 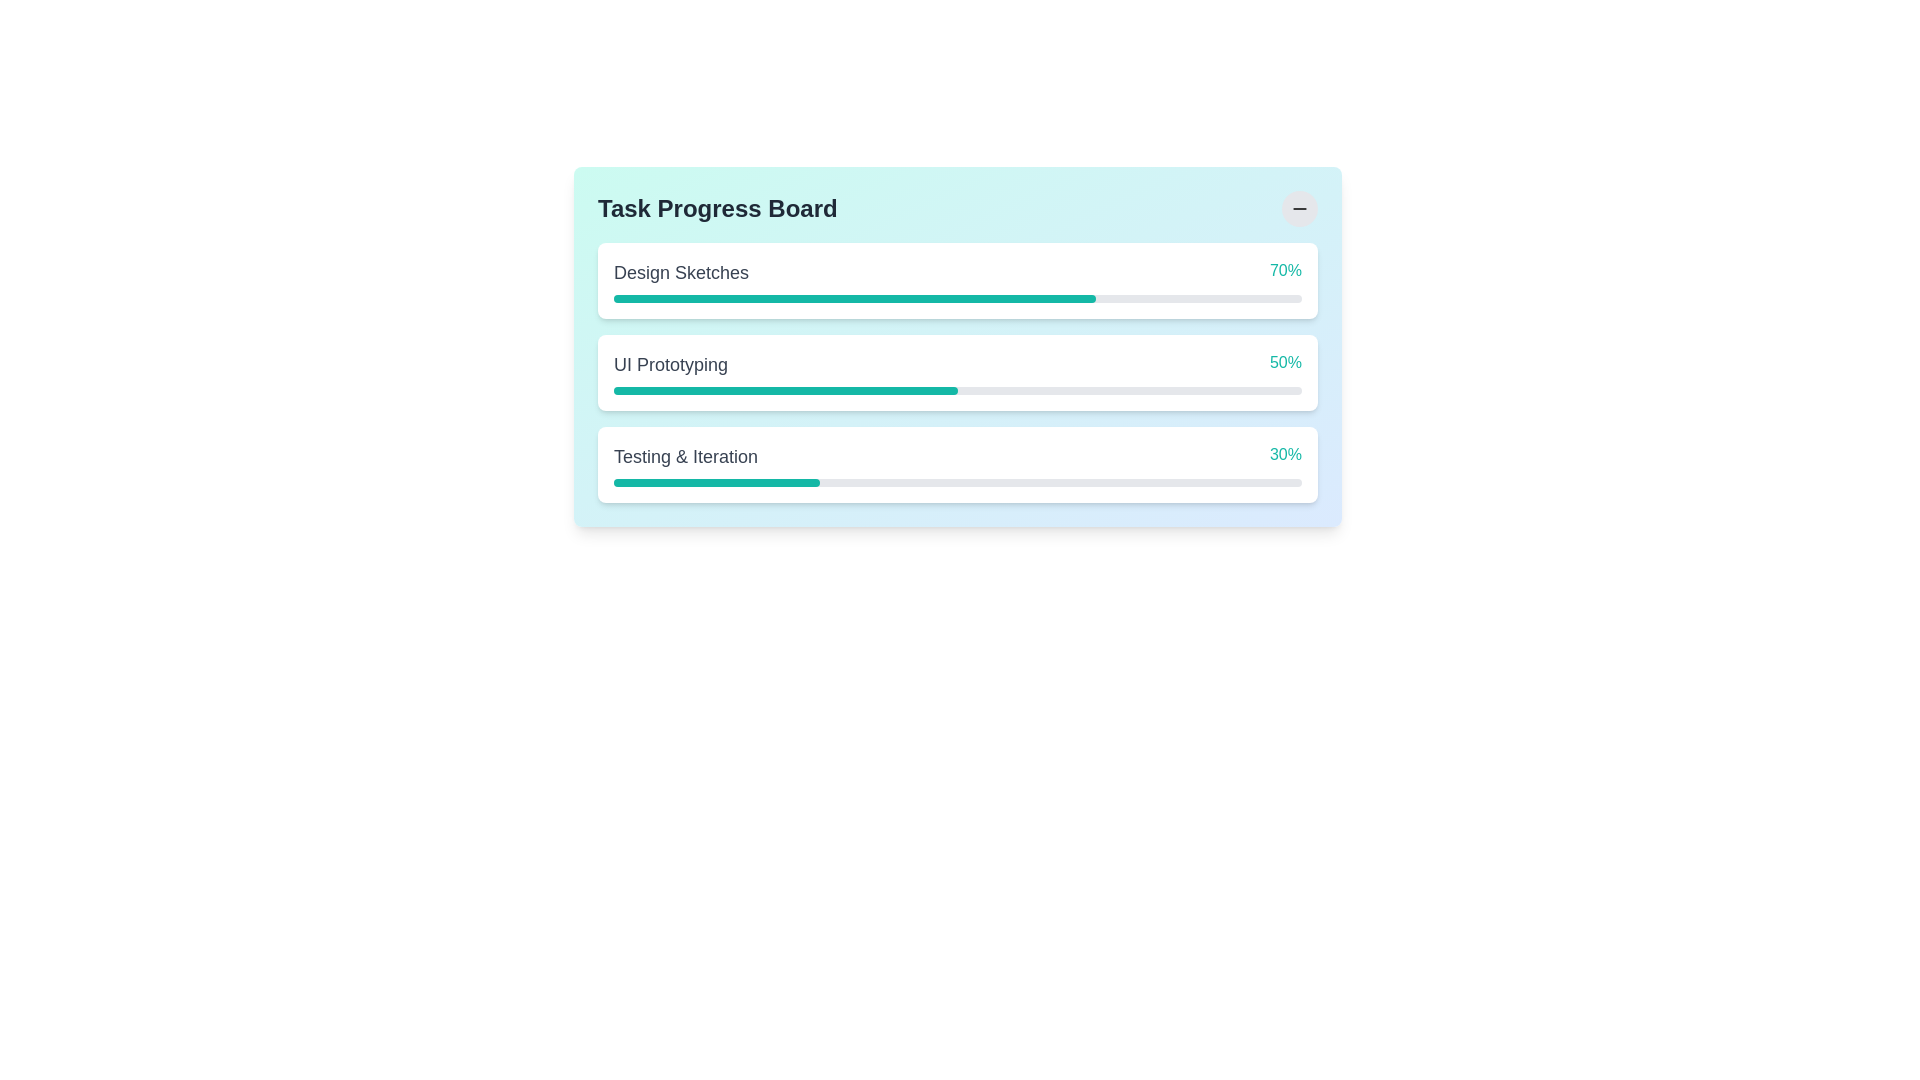 What do you see at coordinates (717, 482) in the screenshot?
I see `third progress bar segment, which is teal in color and located under the 'Testing & Iteration' label in the progress board` at bounding box center [717, 482].